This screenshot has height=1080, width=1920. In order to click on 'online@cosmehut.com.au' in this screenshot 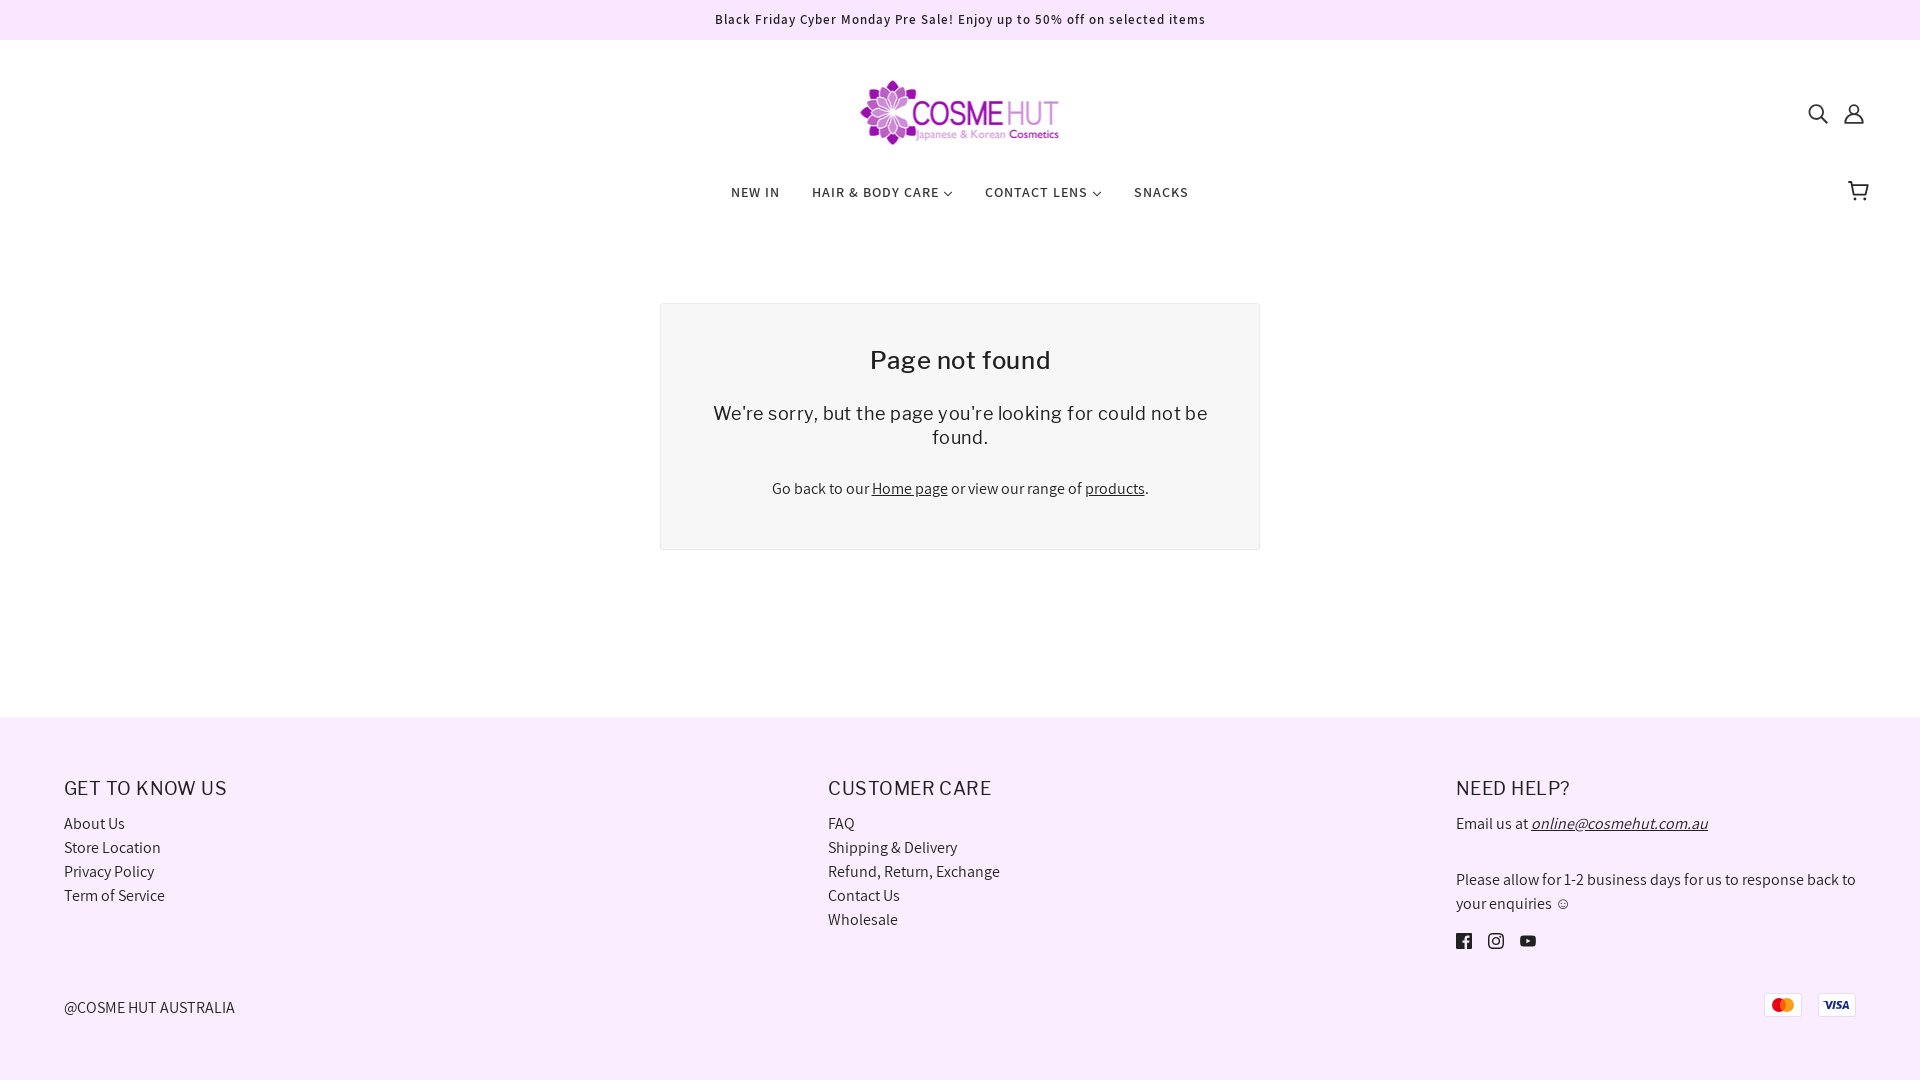, I will do `click(1619, 823)`.